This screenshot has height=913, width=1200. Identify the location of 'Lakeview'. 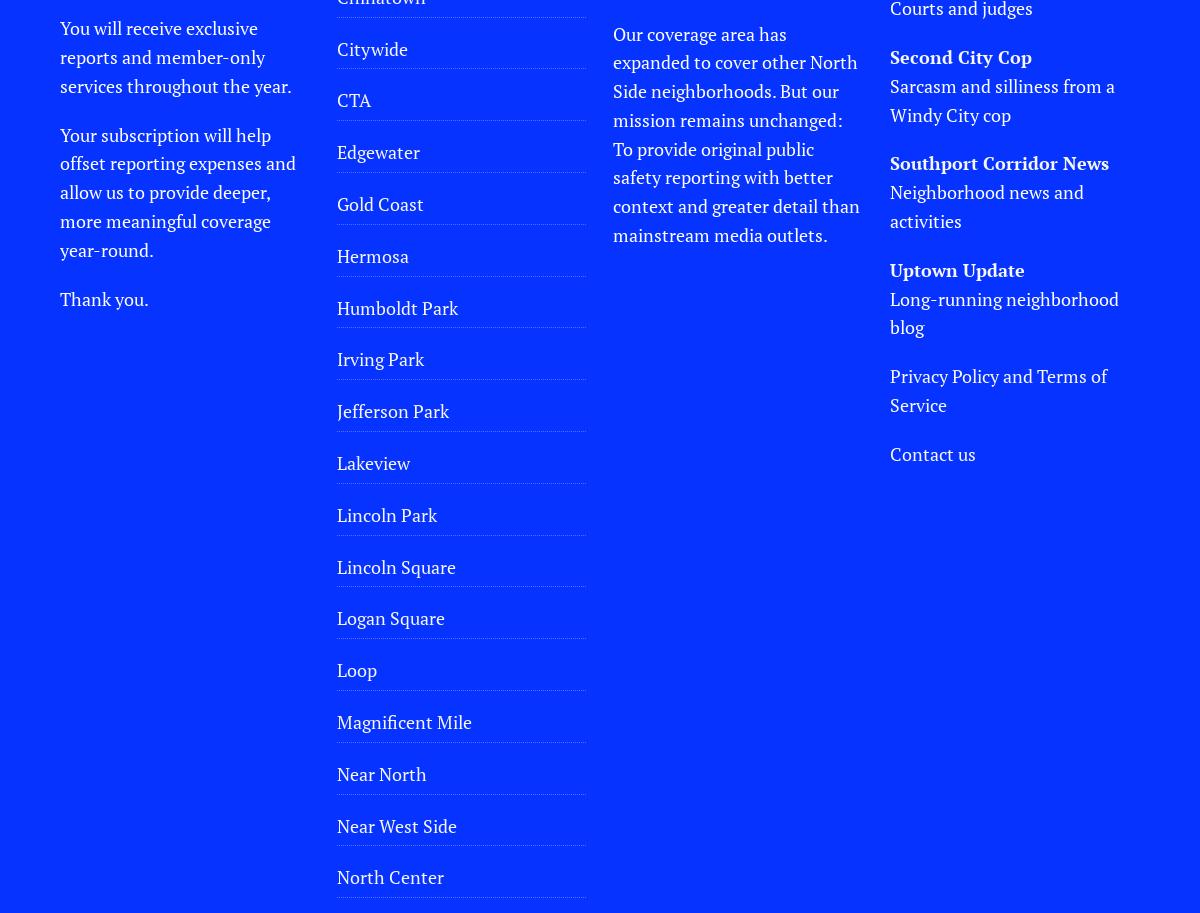
(372, 460).